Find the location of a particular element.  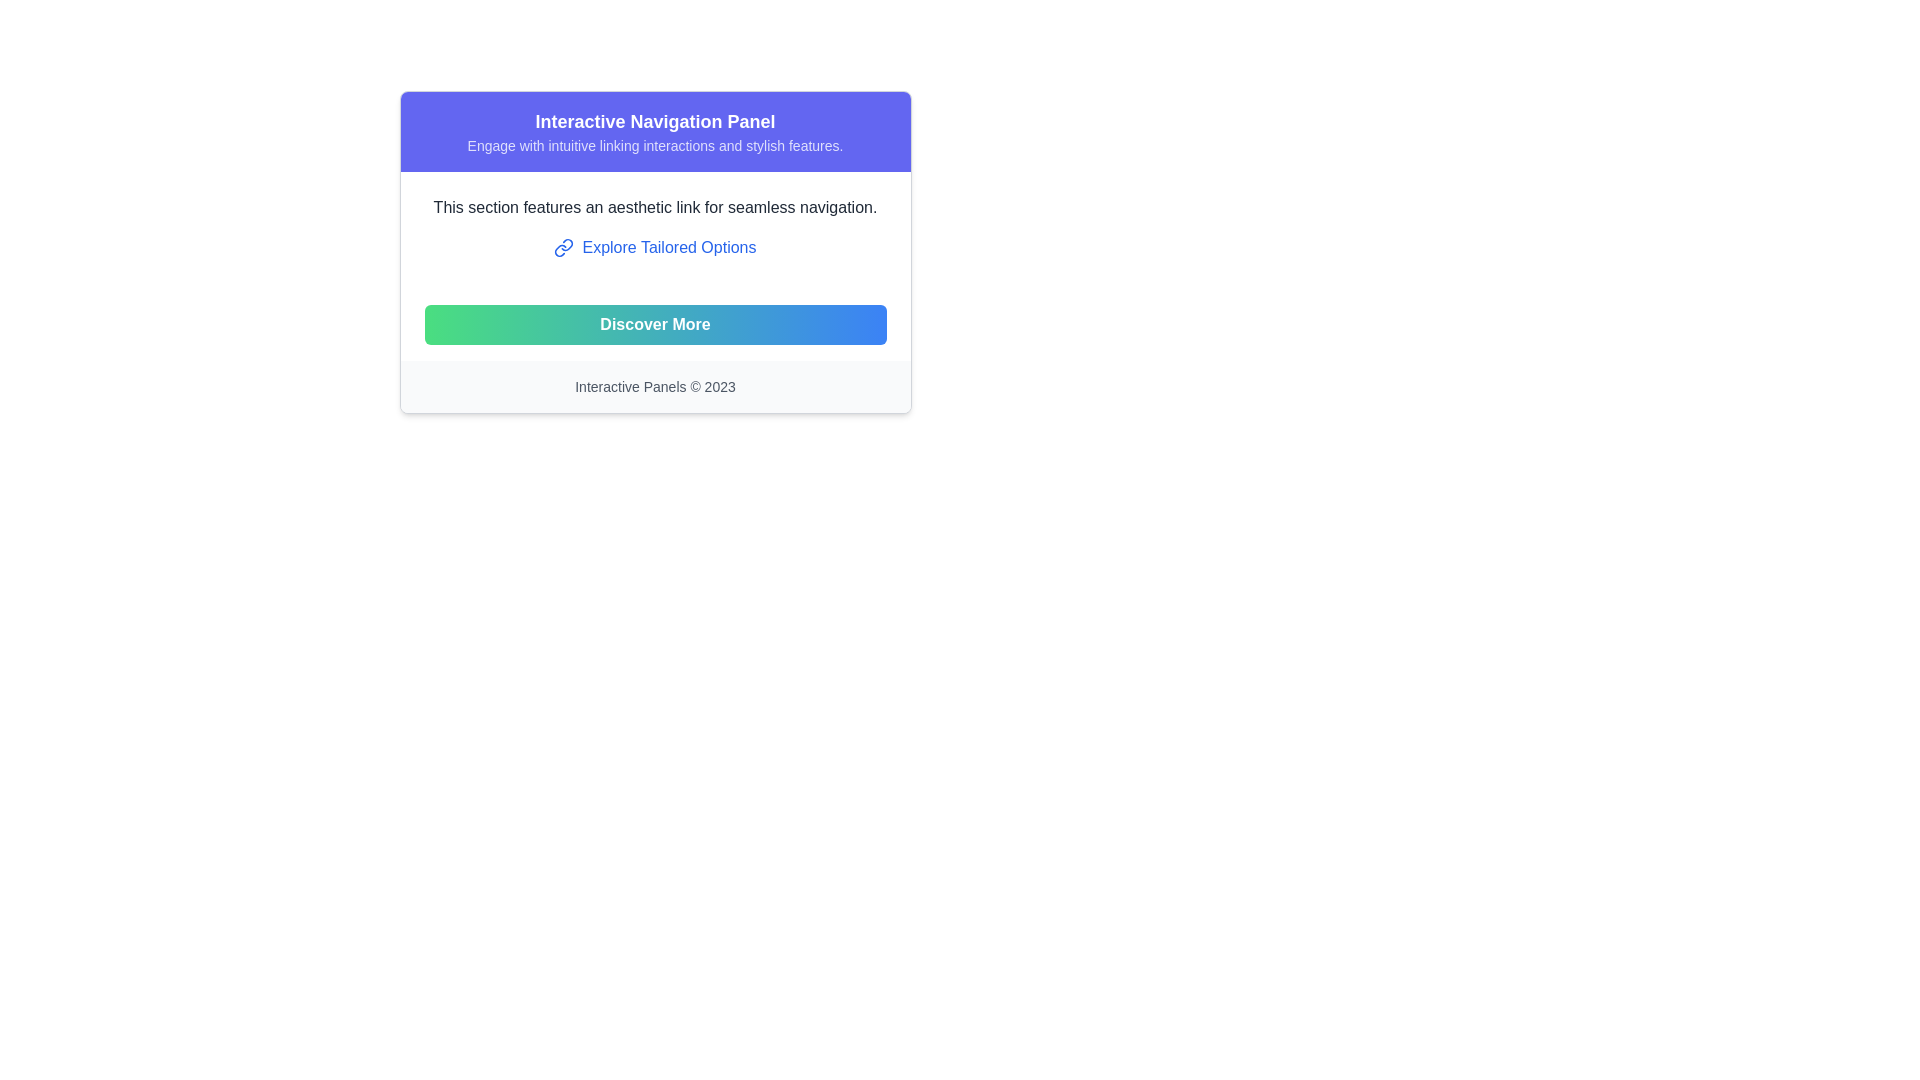

information provided in the interactive panel, which features a white background, gray border, rounded corners, and contains a title section with a purple background is located at coordinates (655, 251).